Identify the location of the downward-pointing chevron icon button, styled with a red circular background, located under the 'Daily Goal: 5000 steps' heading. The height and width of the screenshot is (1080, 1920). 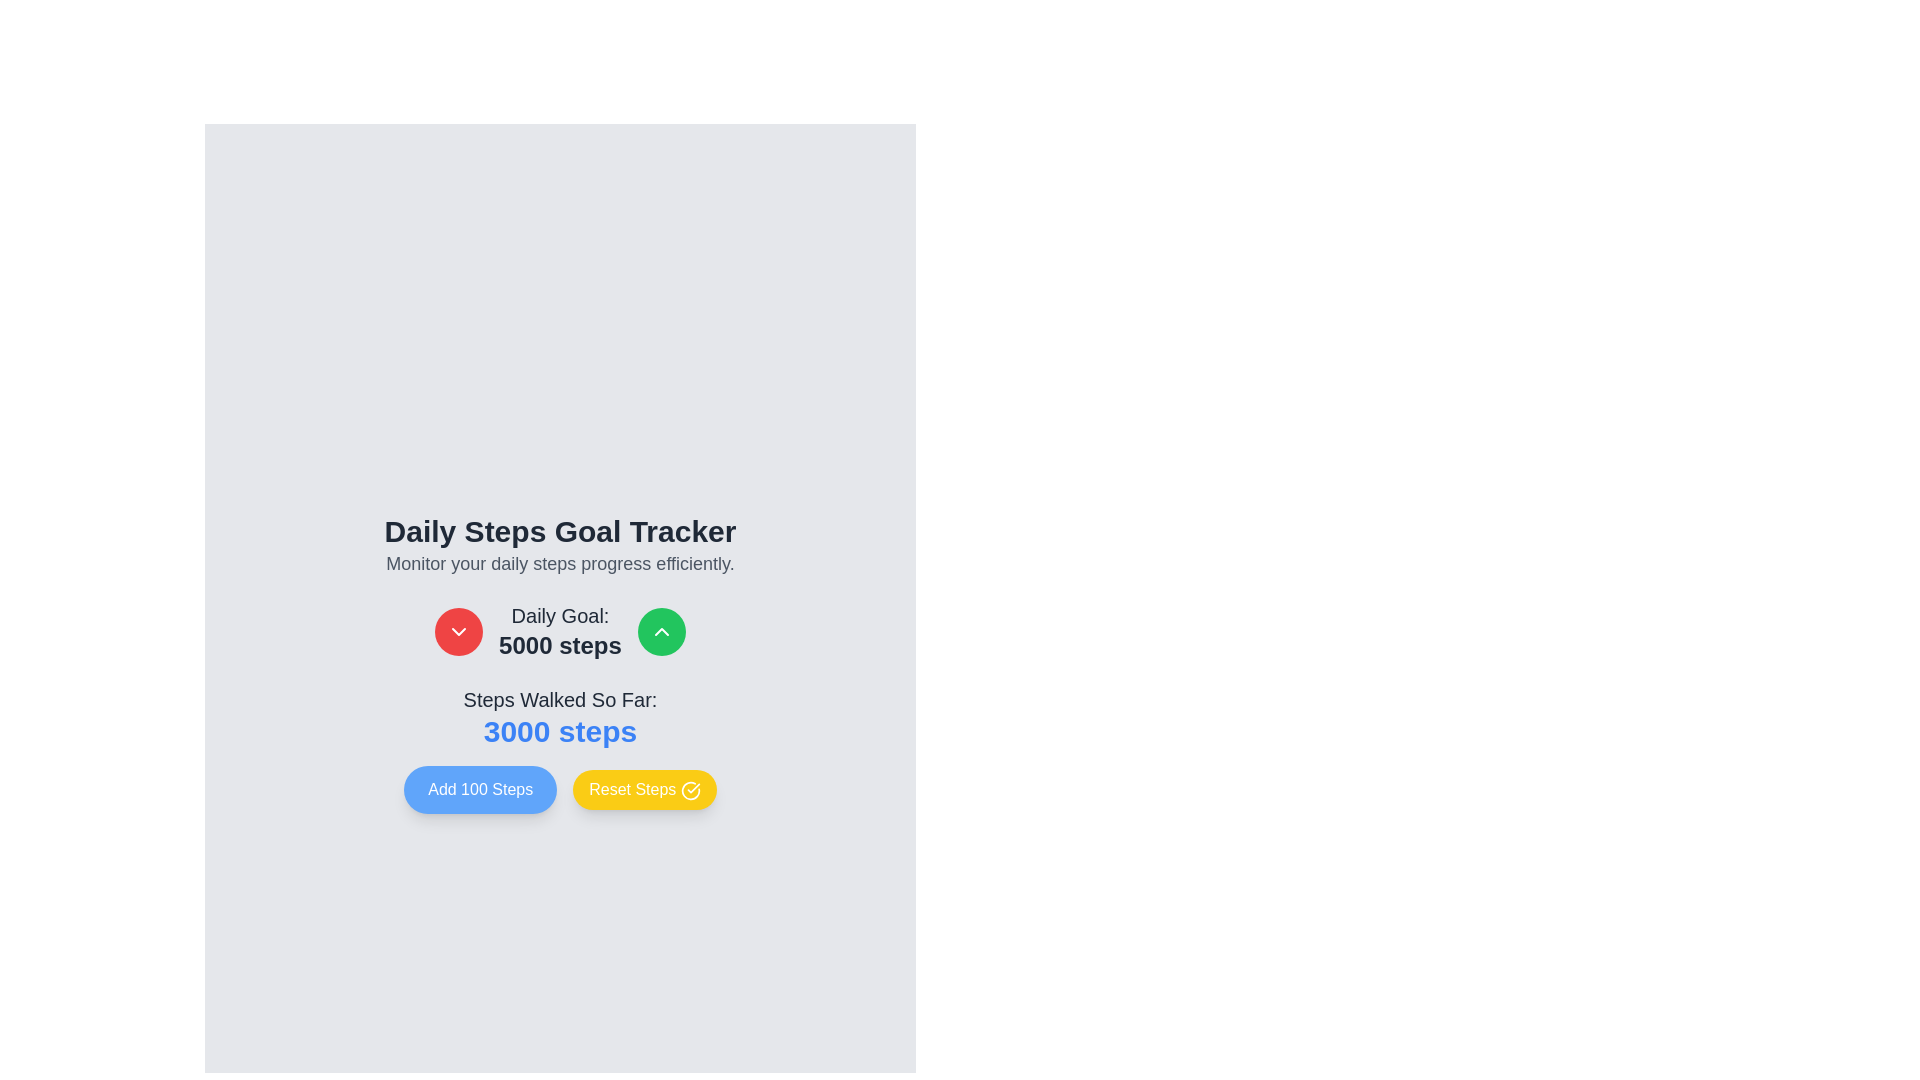
(458, 632).